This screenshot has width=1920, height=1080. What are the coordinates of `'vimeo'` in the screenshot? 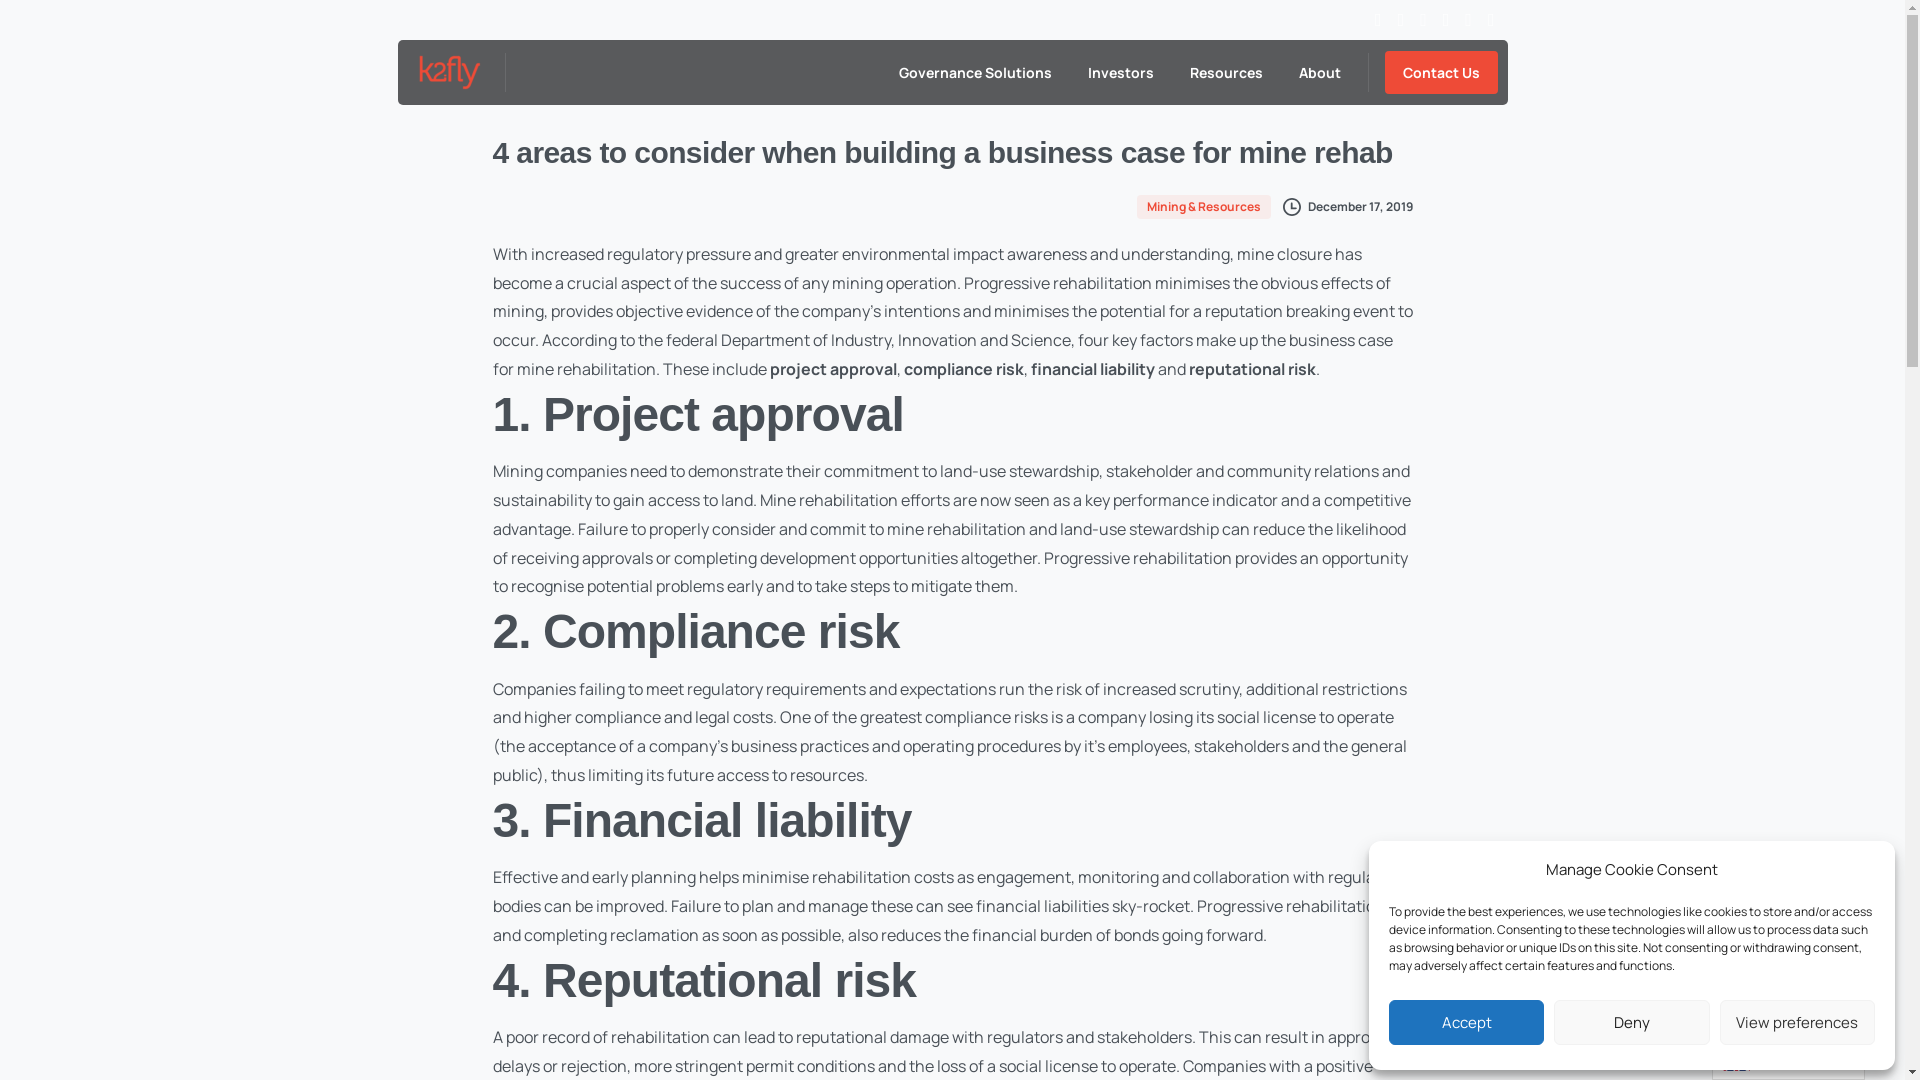 It's located at (1410, 19).